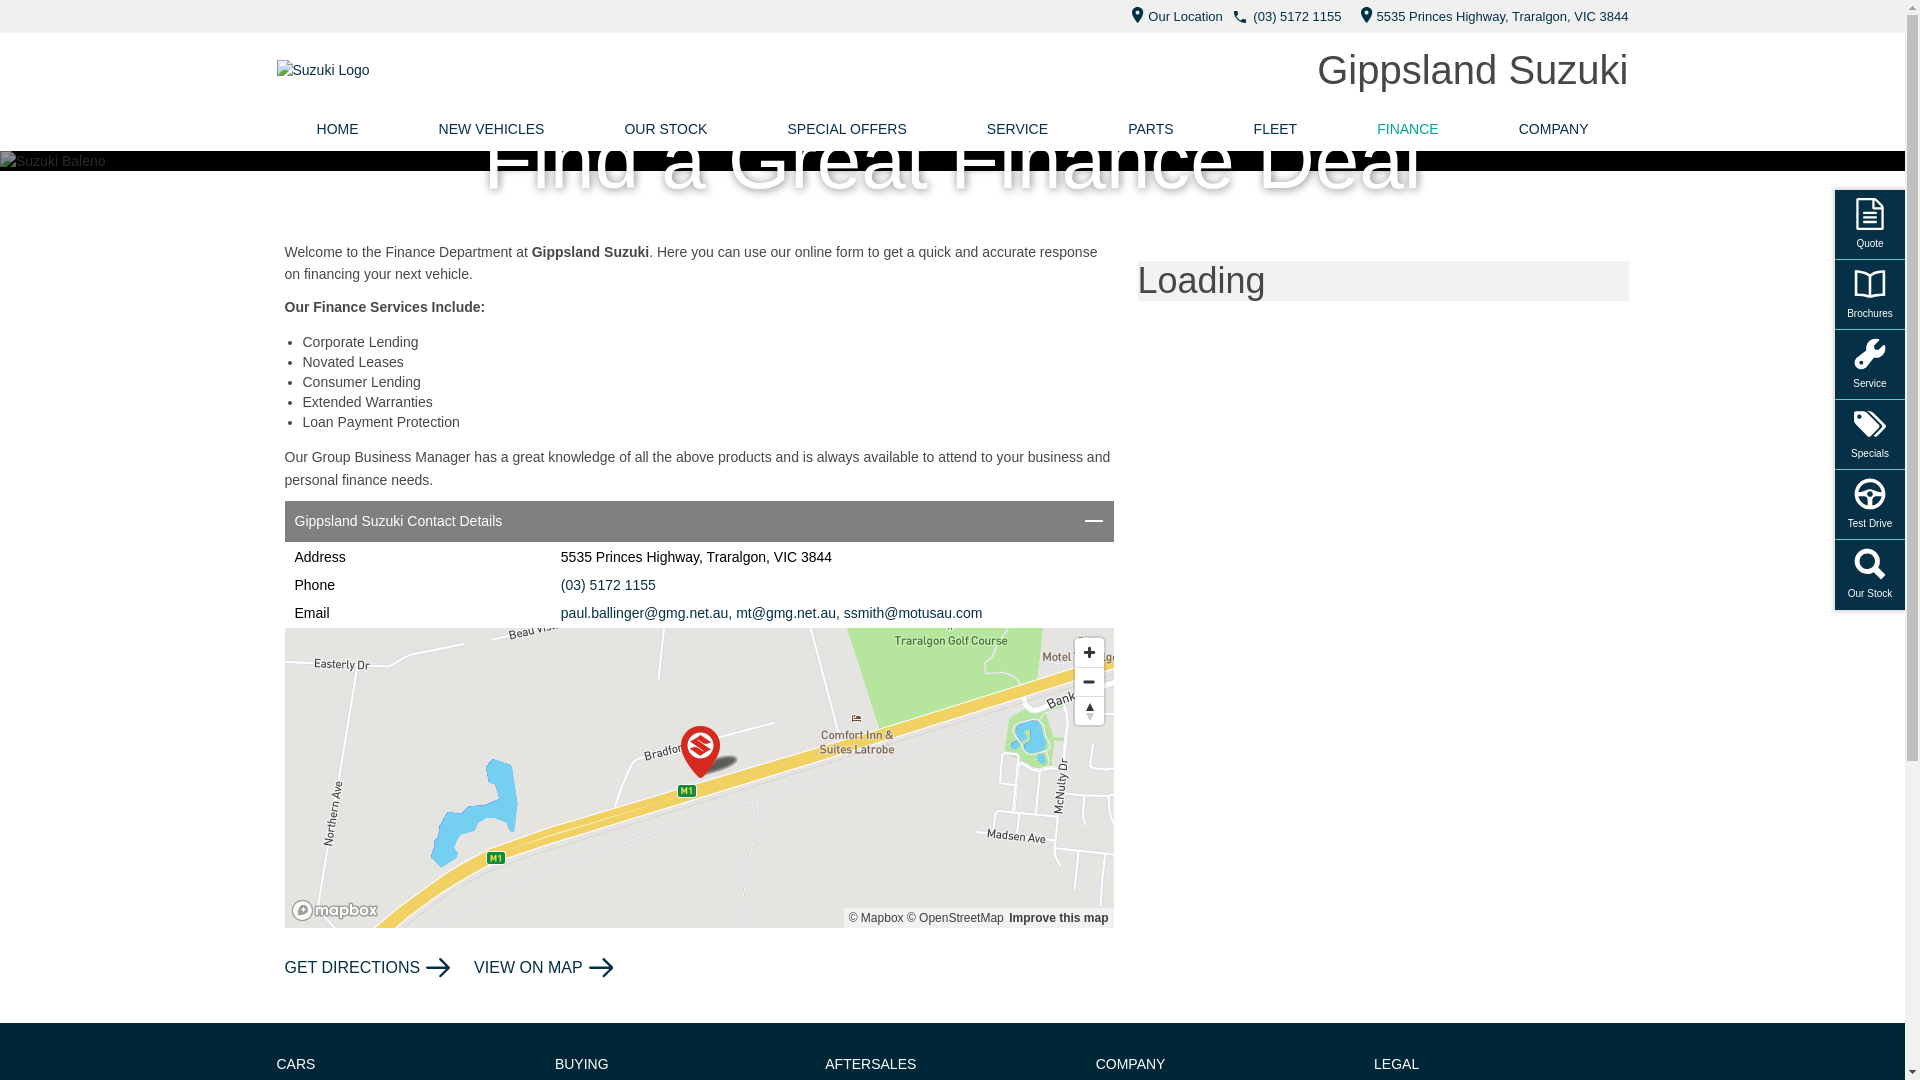  I want to click on 'VIEW ON MAP', so click(473, 967).